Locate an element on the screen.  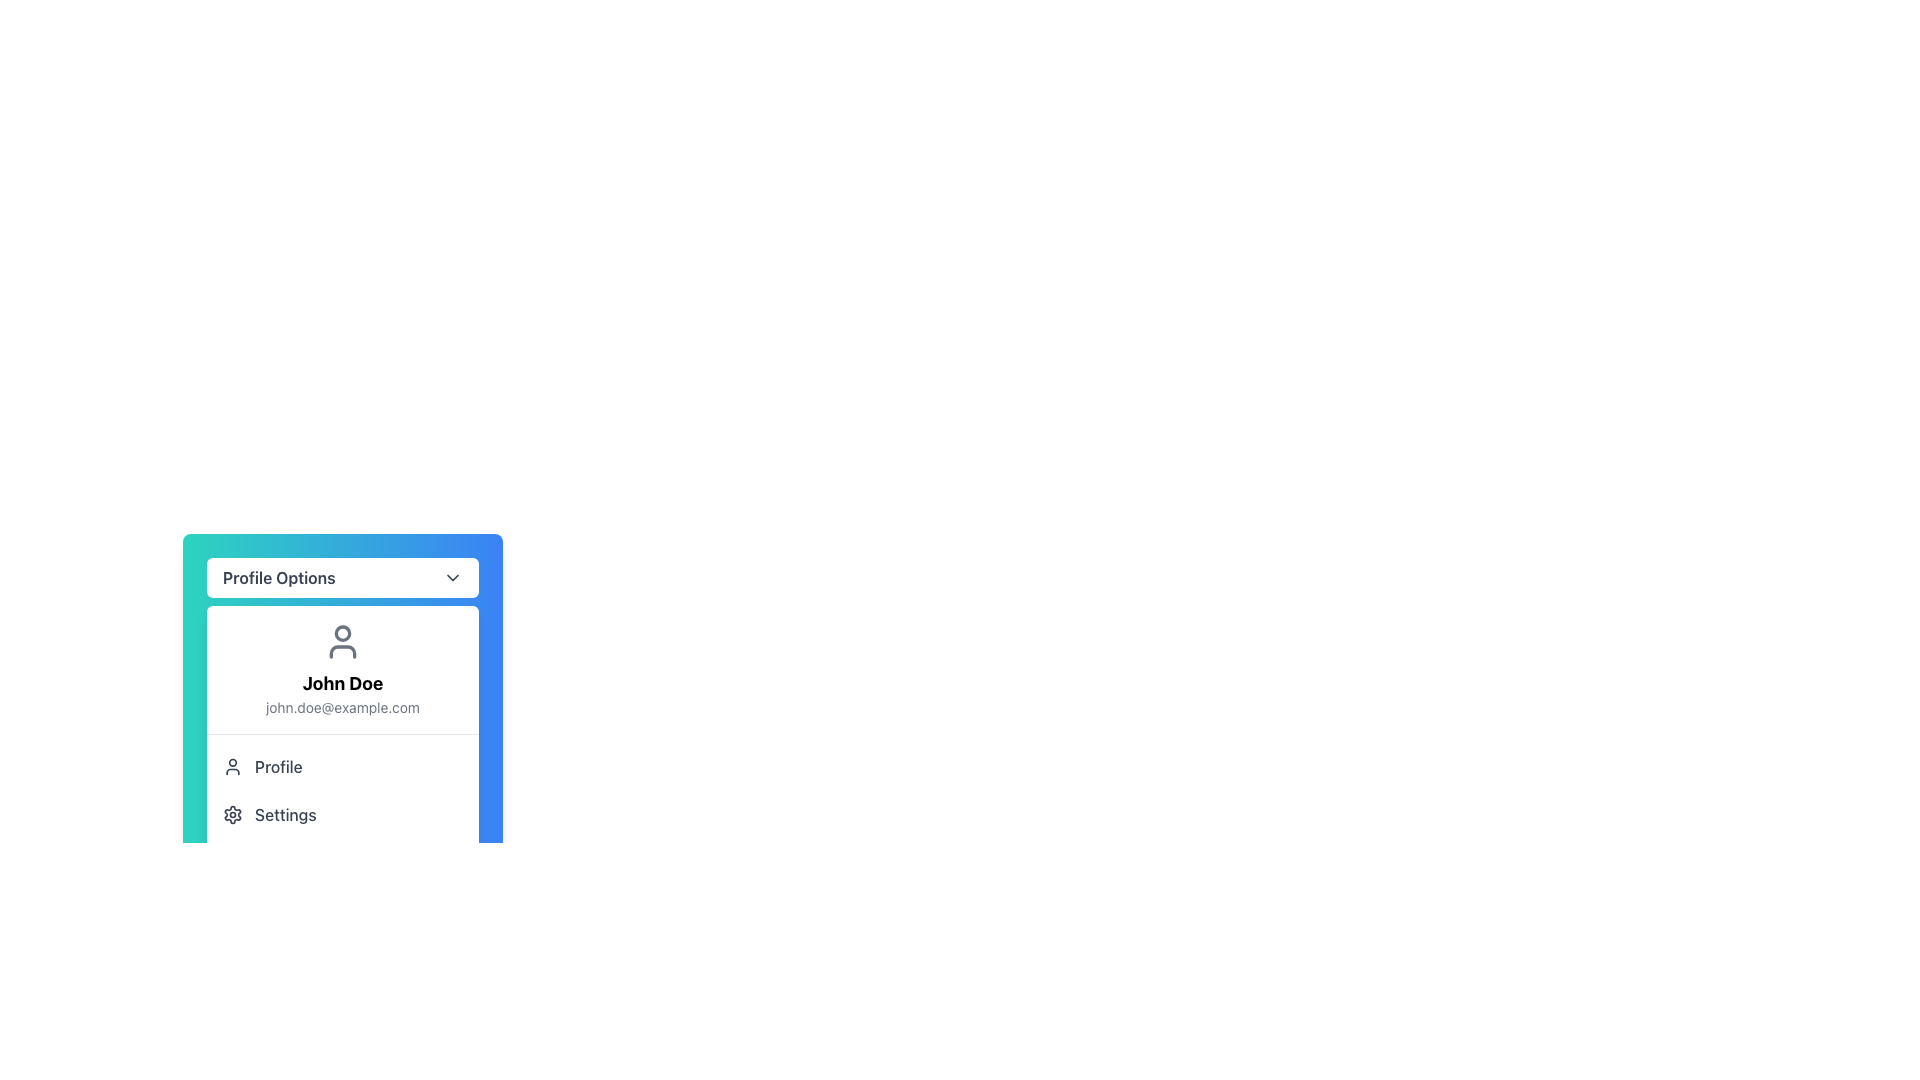
the 'Profile Options' dropdown button, which is a rectangular button with rounded corners and a white background is located at coordinates (342, 578).